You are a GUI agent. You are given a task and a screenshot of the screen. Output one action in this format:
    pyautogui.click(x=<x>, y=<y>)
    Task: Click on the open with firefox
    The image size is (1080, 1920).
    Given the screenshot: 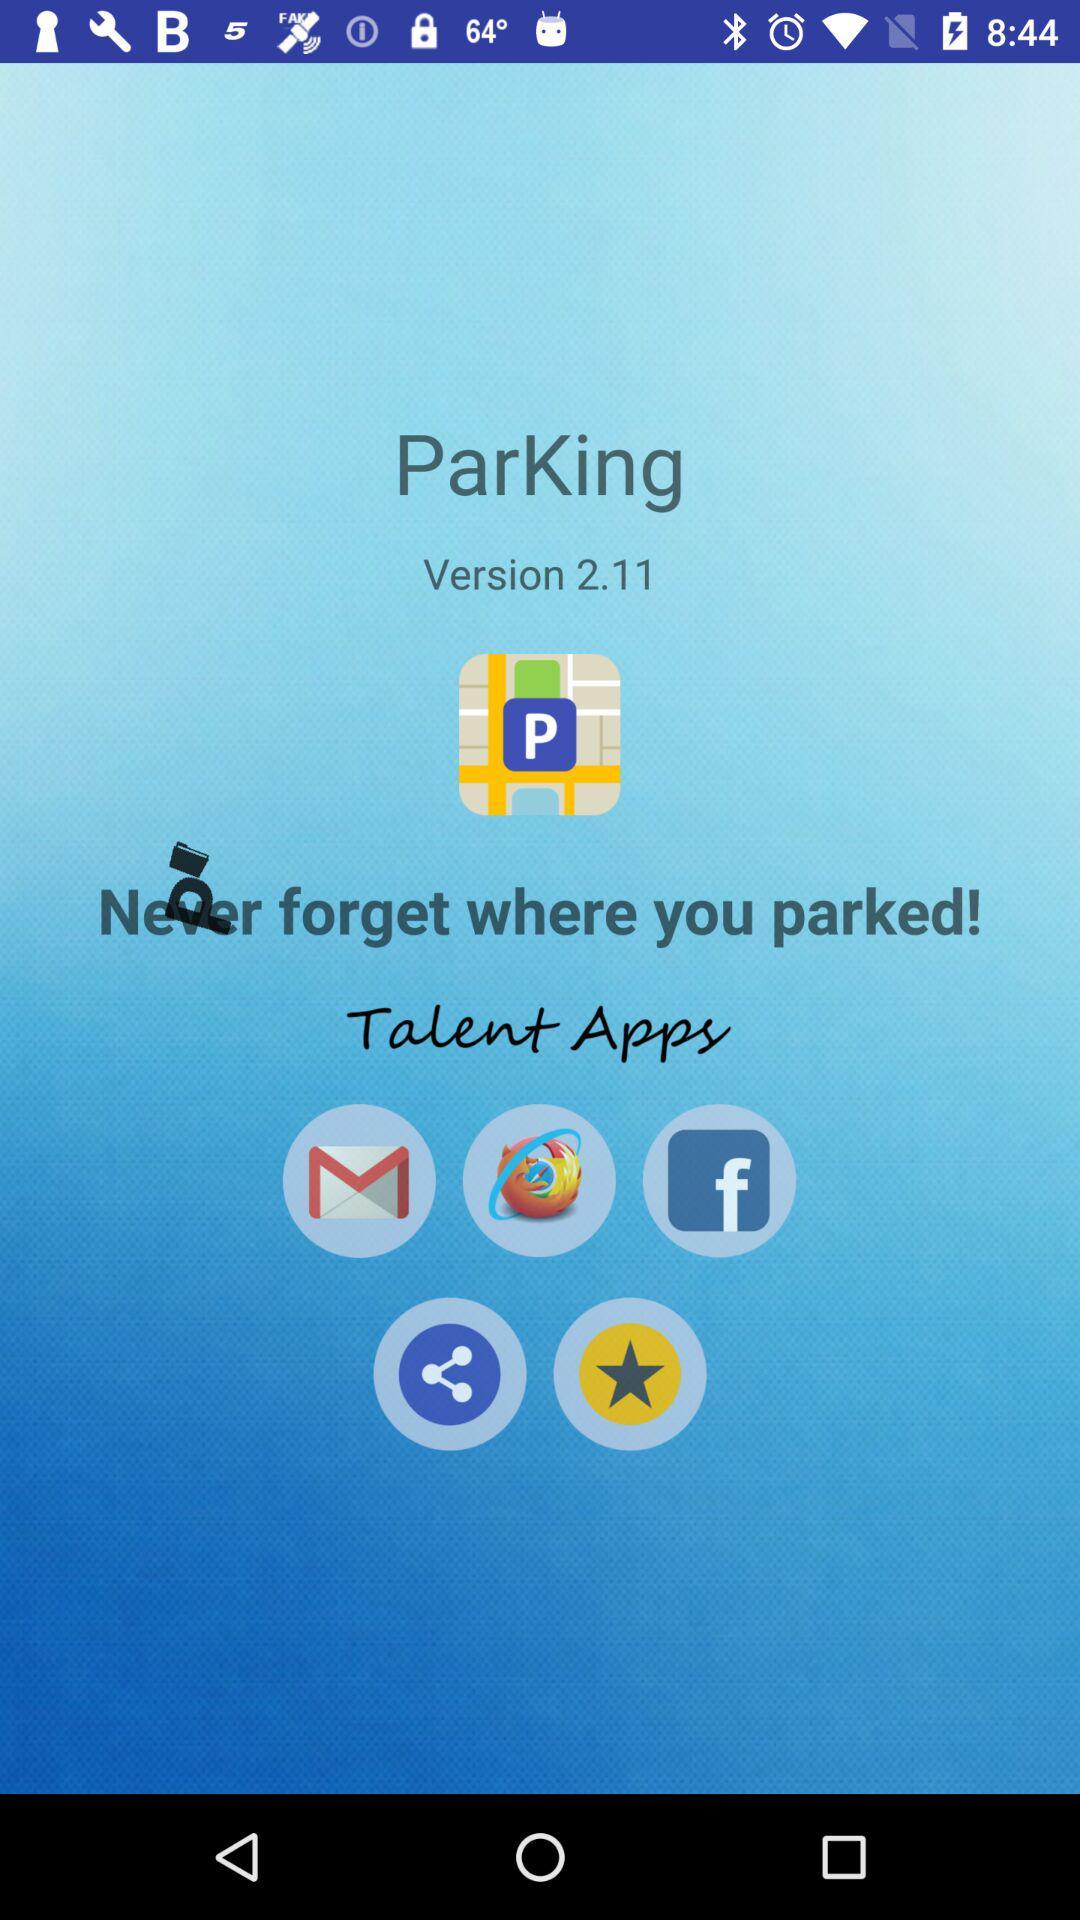 What is the action you would take?
    pyautogui.click(x=538, y=1180)
    